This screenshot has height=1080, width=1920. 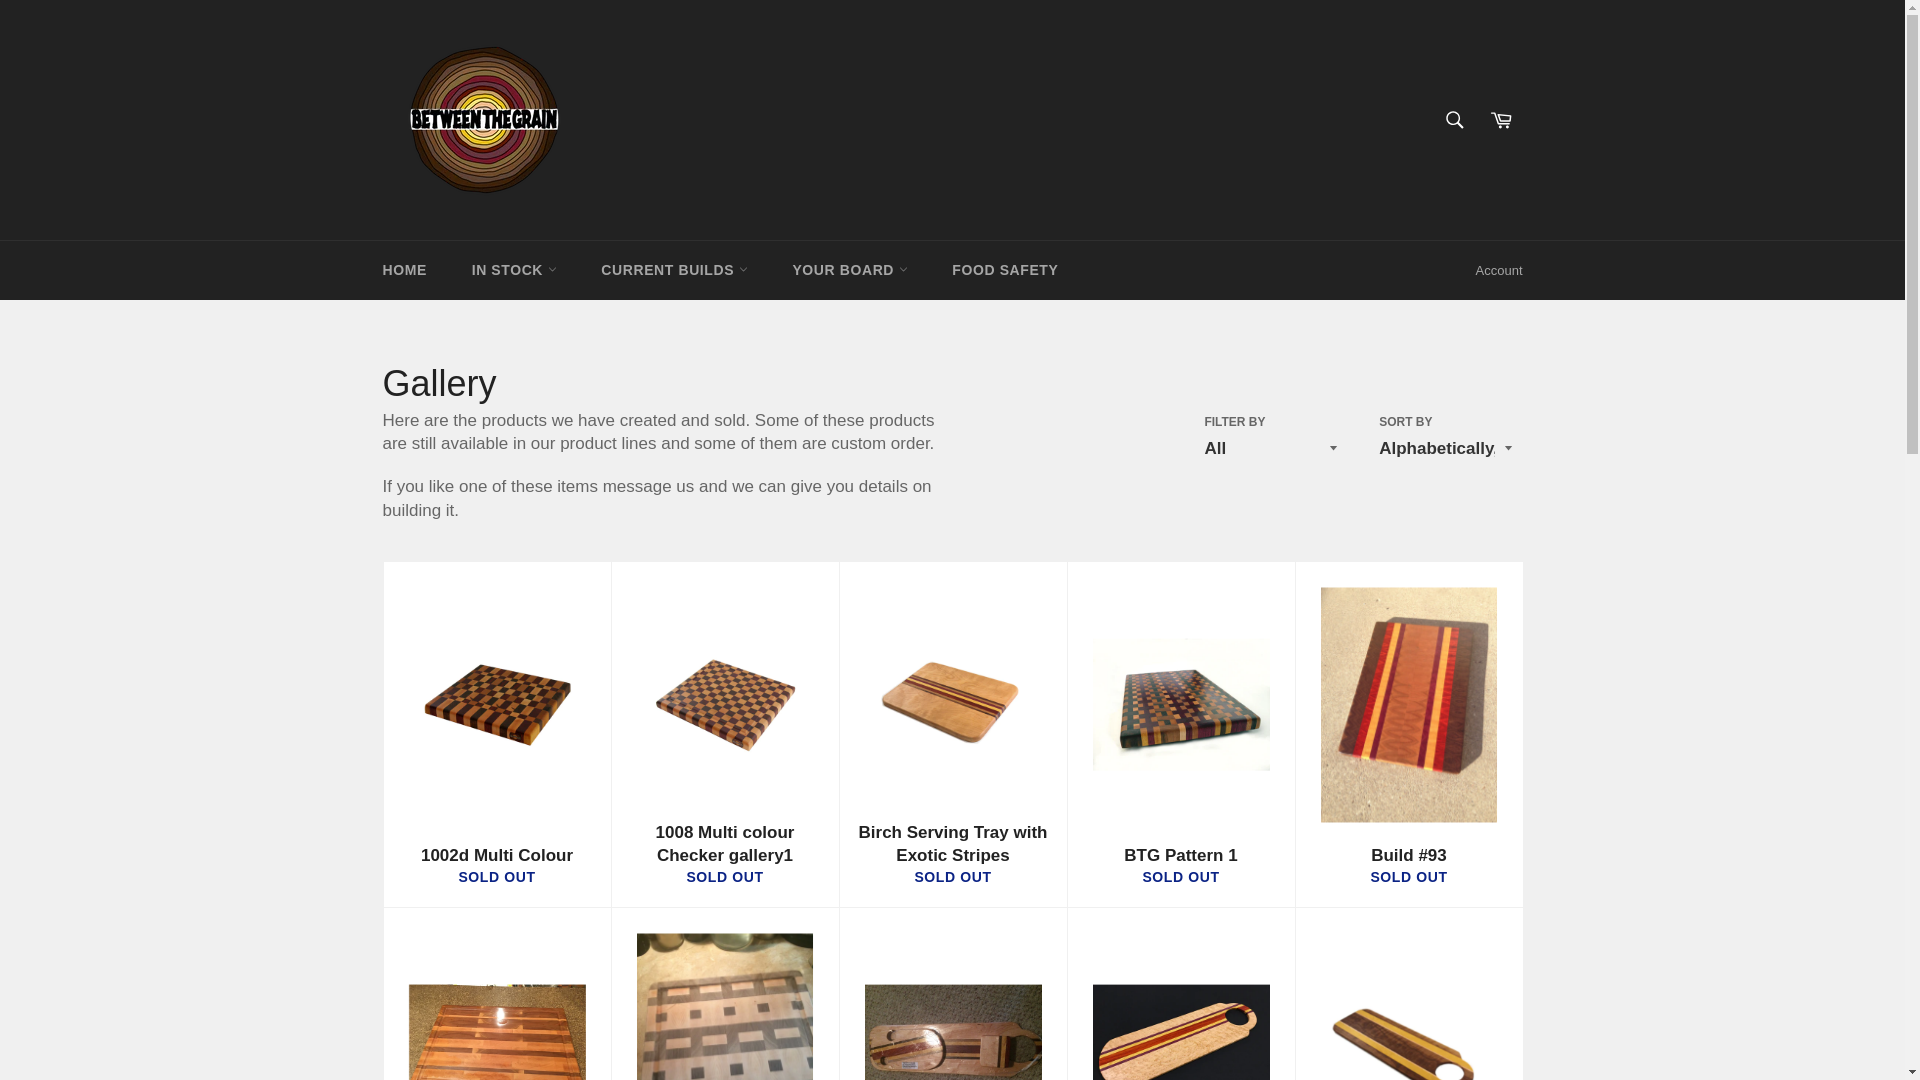 I want to click on 'CURRENT BUILDS', so click(x=673, y=270).